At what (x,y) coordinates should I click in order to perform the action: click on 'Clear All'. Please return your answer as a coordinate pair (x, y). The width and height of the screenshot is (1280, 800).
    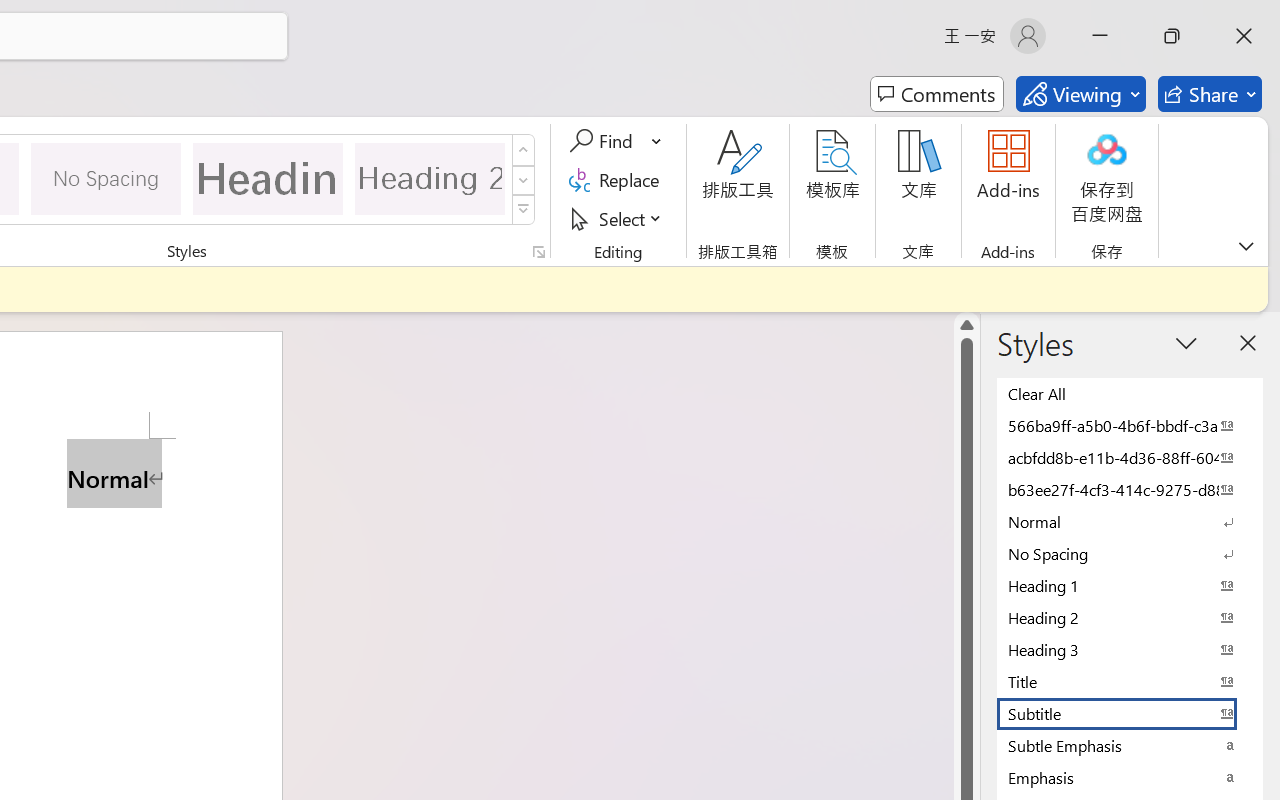
    Looking at the image, I should click on (1130, 392).